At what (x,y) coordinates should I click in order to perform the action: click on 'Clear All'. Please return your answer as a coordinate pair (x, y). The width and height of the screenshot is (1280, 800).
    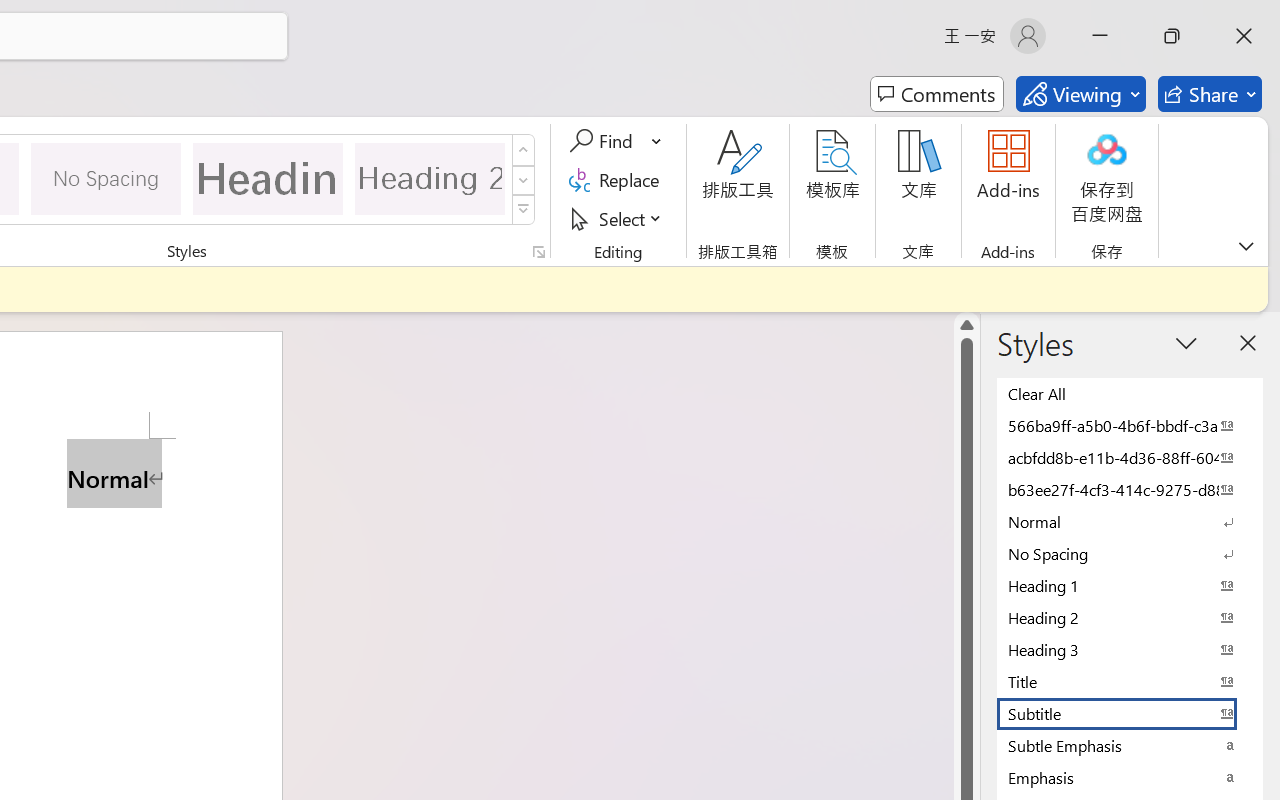
    Looking at the image, I should click on (1130, 392).